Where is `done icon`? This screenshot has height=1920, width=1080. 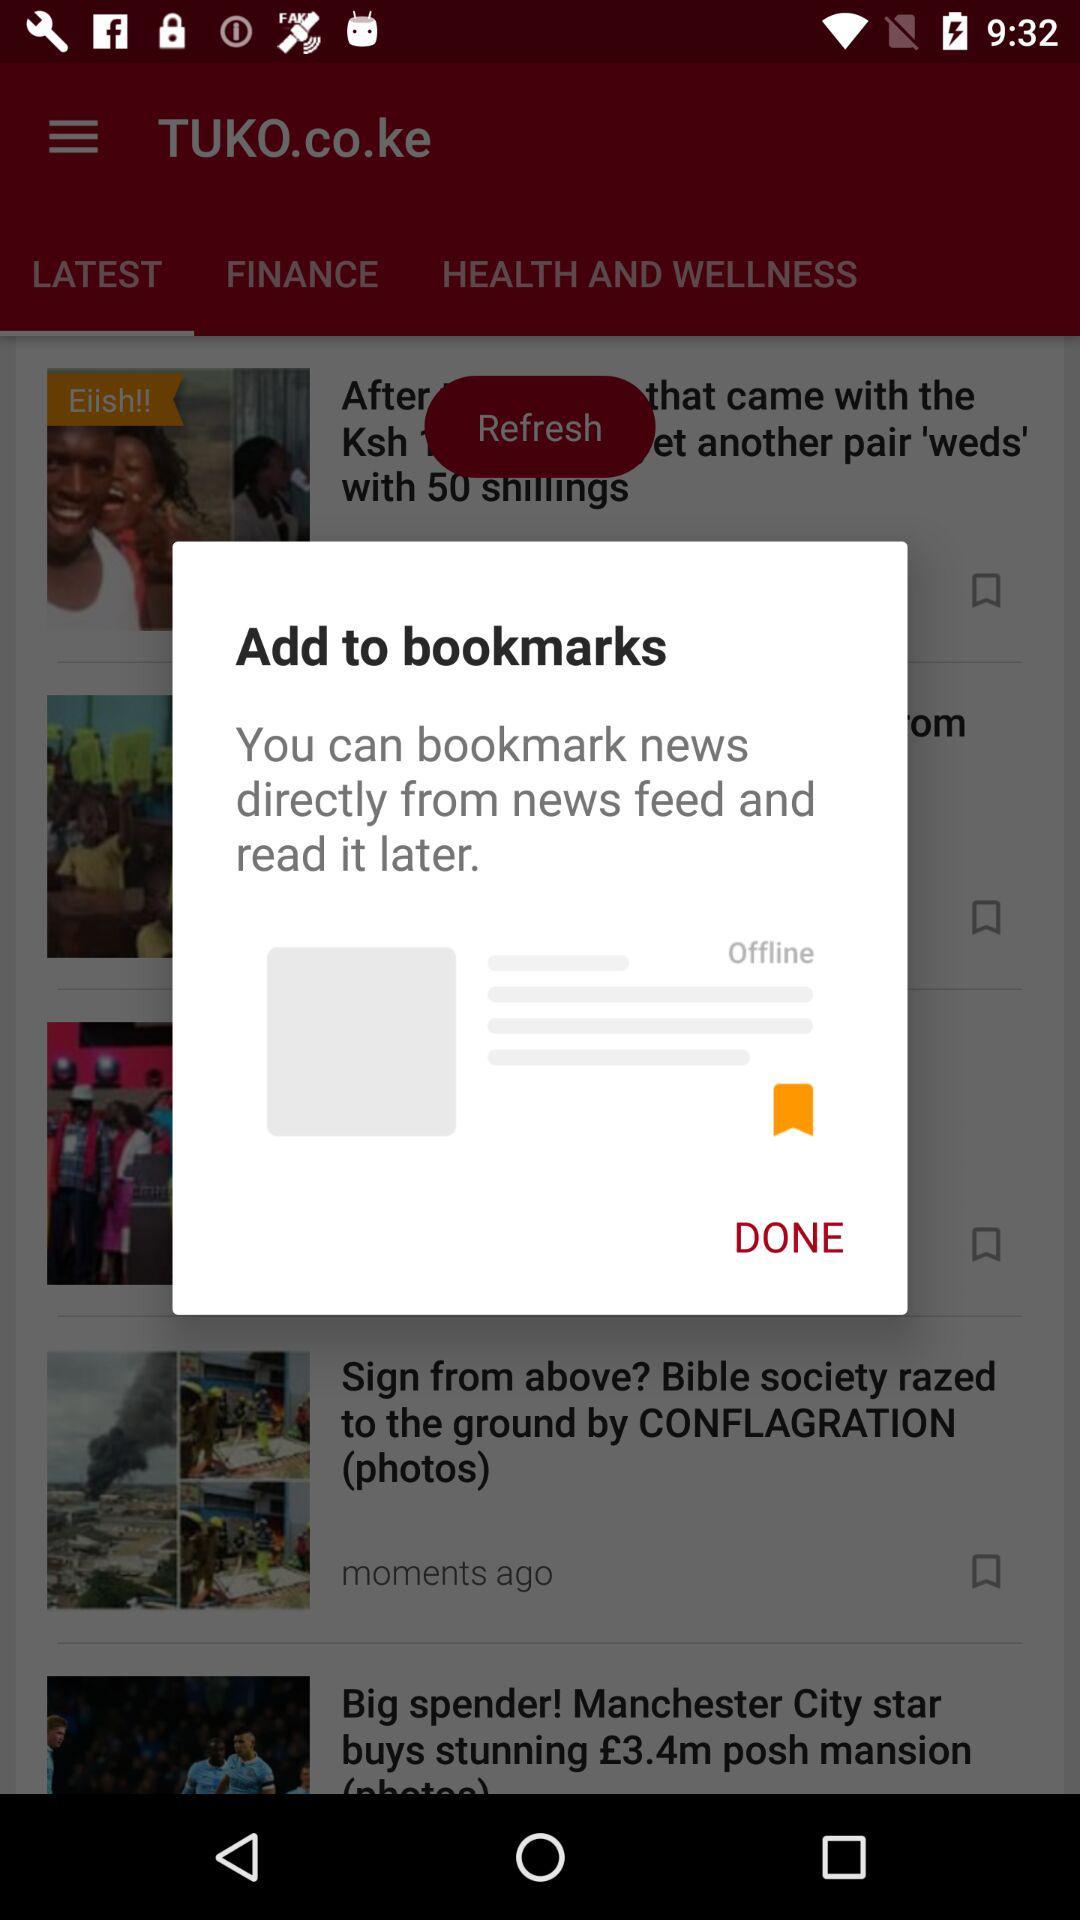
done icon is located at coordinates (788, 1235).